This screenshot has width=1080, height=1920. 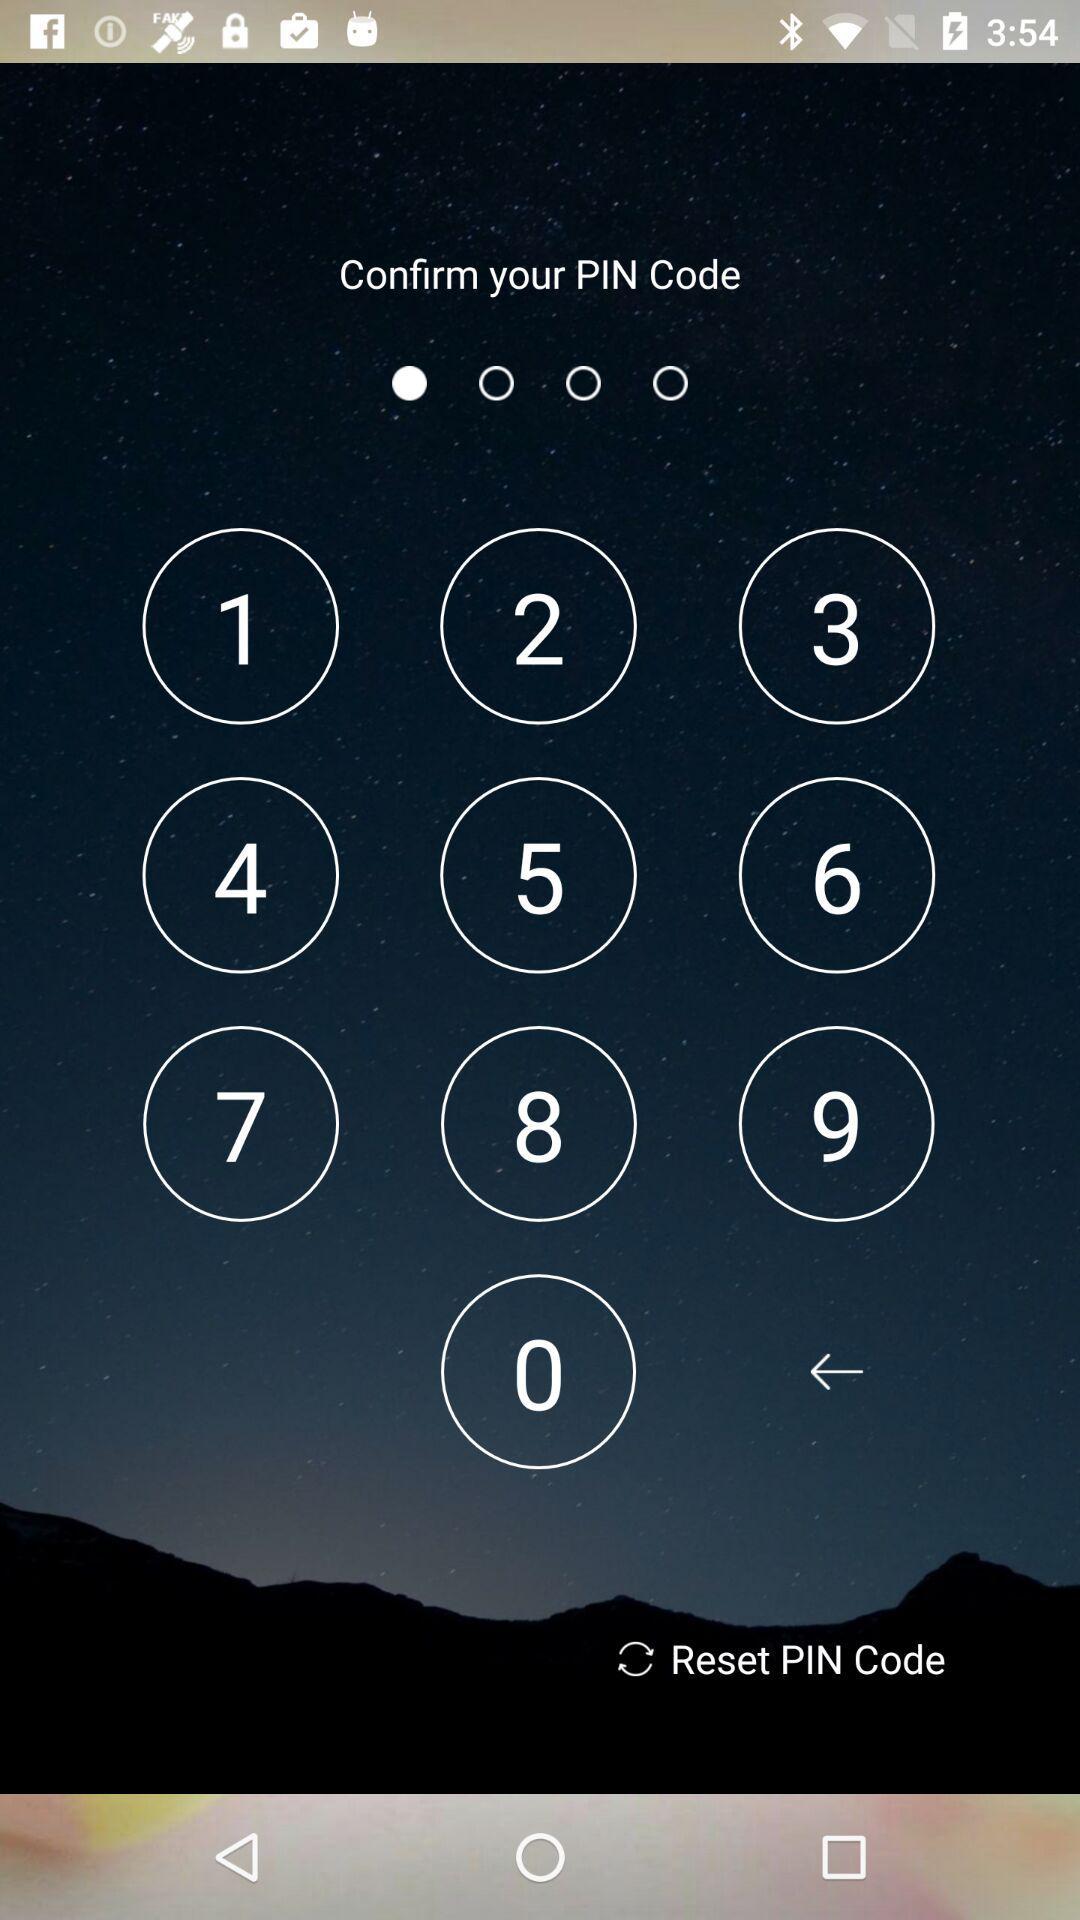 What do you see at coordinates (837, 875) in the screenshot?
I see `the 6 item` at bounding box center [837, 875].